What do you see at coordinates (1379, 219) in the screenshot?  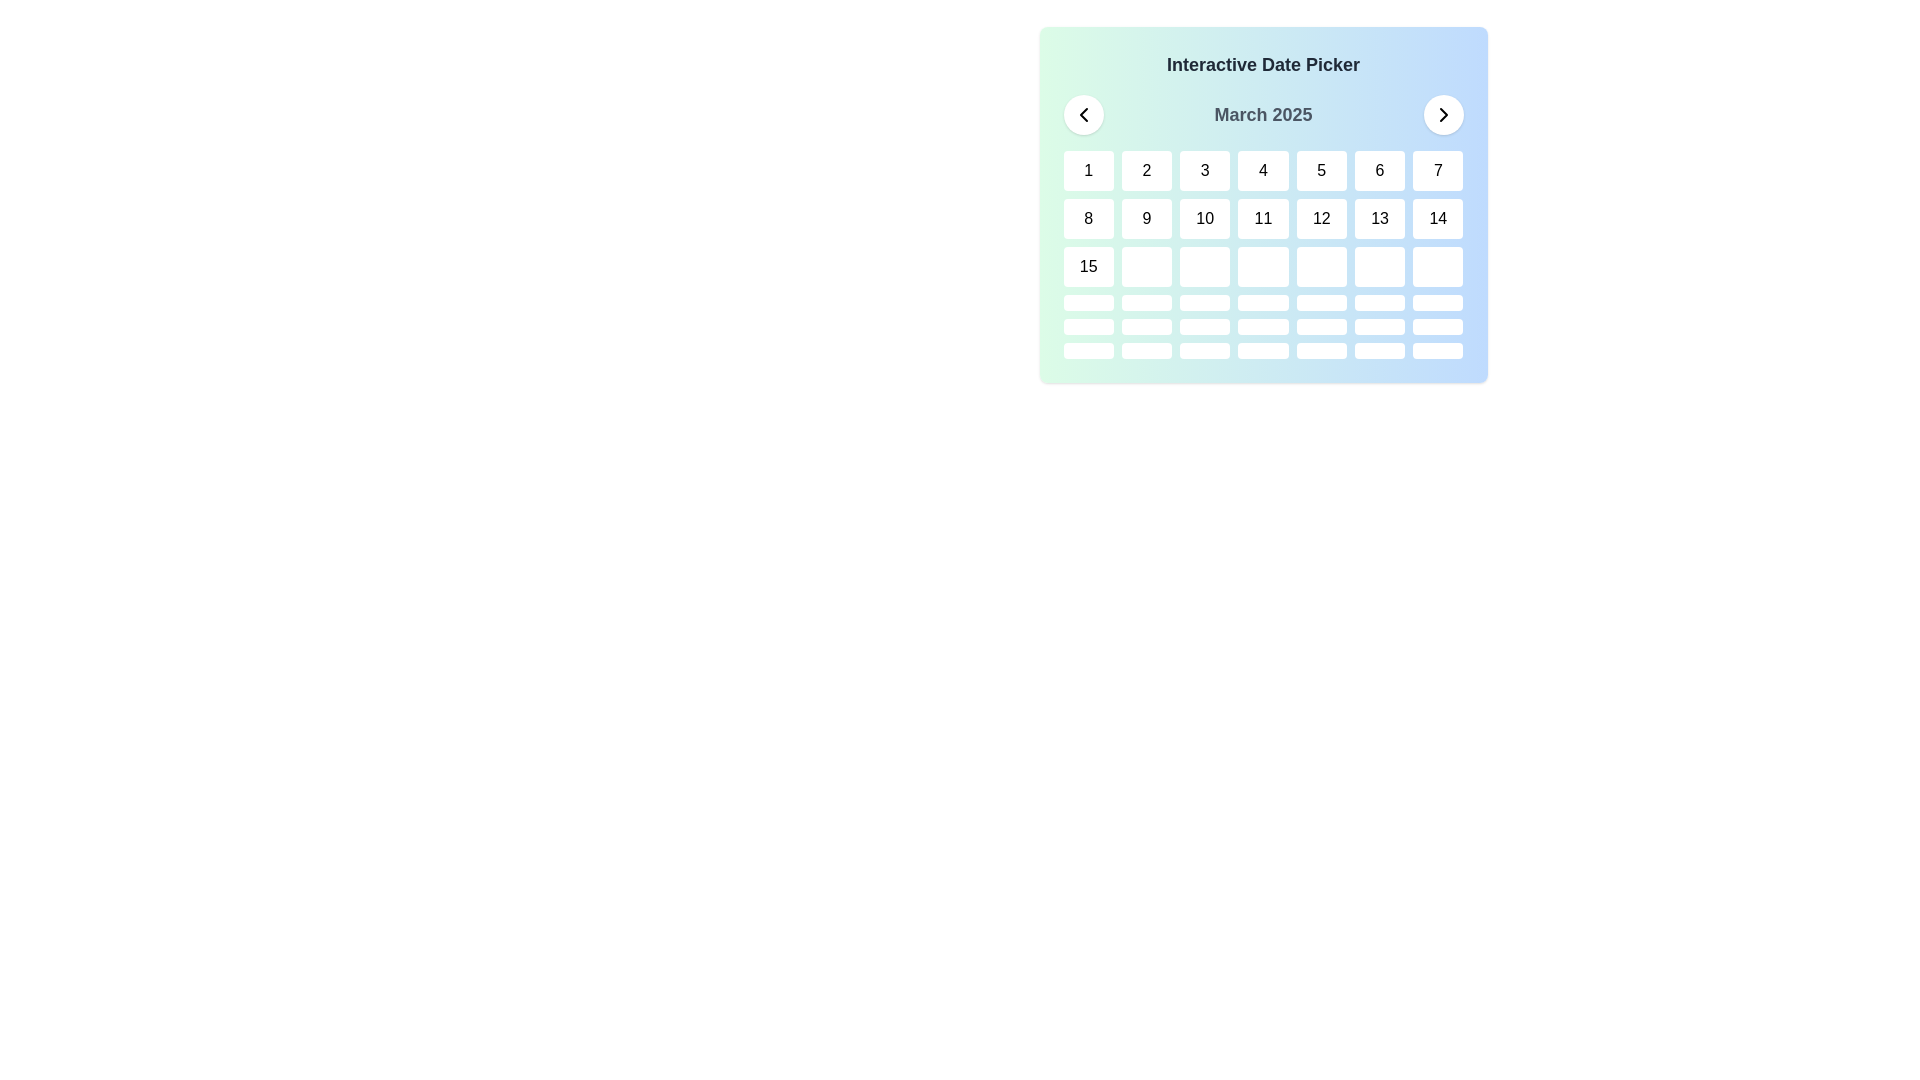 I see `the button representing the 13th day of the month in the date picker` at bounding box center [1379, 219].